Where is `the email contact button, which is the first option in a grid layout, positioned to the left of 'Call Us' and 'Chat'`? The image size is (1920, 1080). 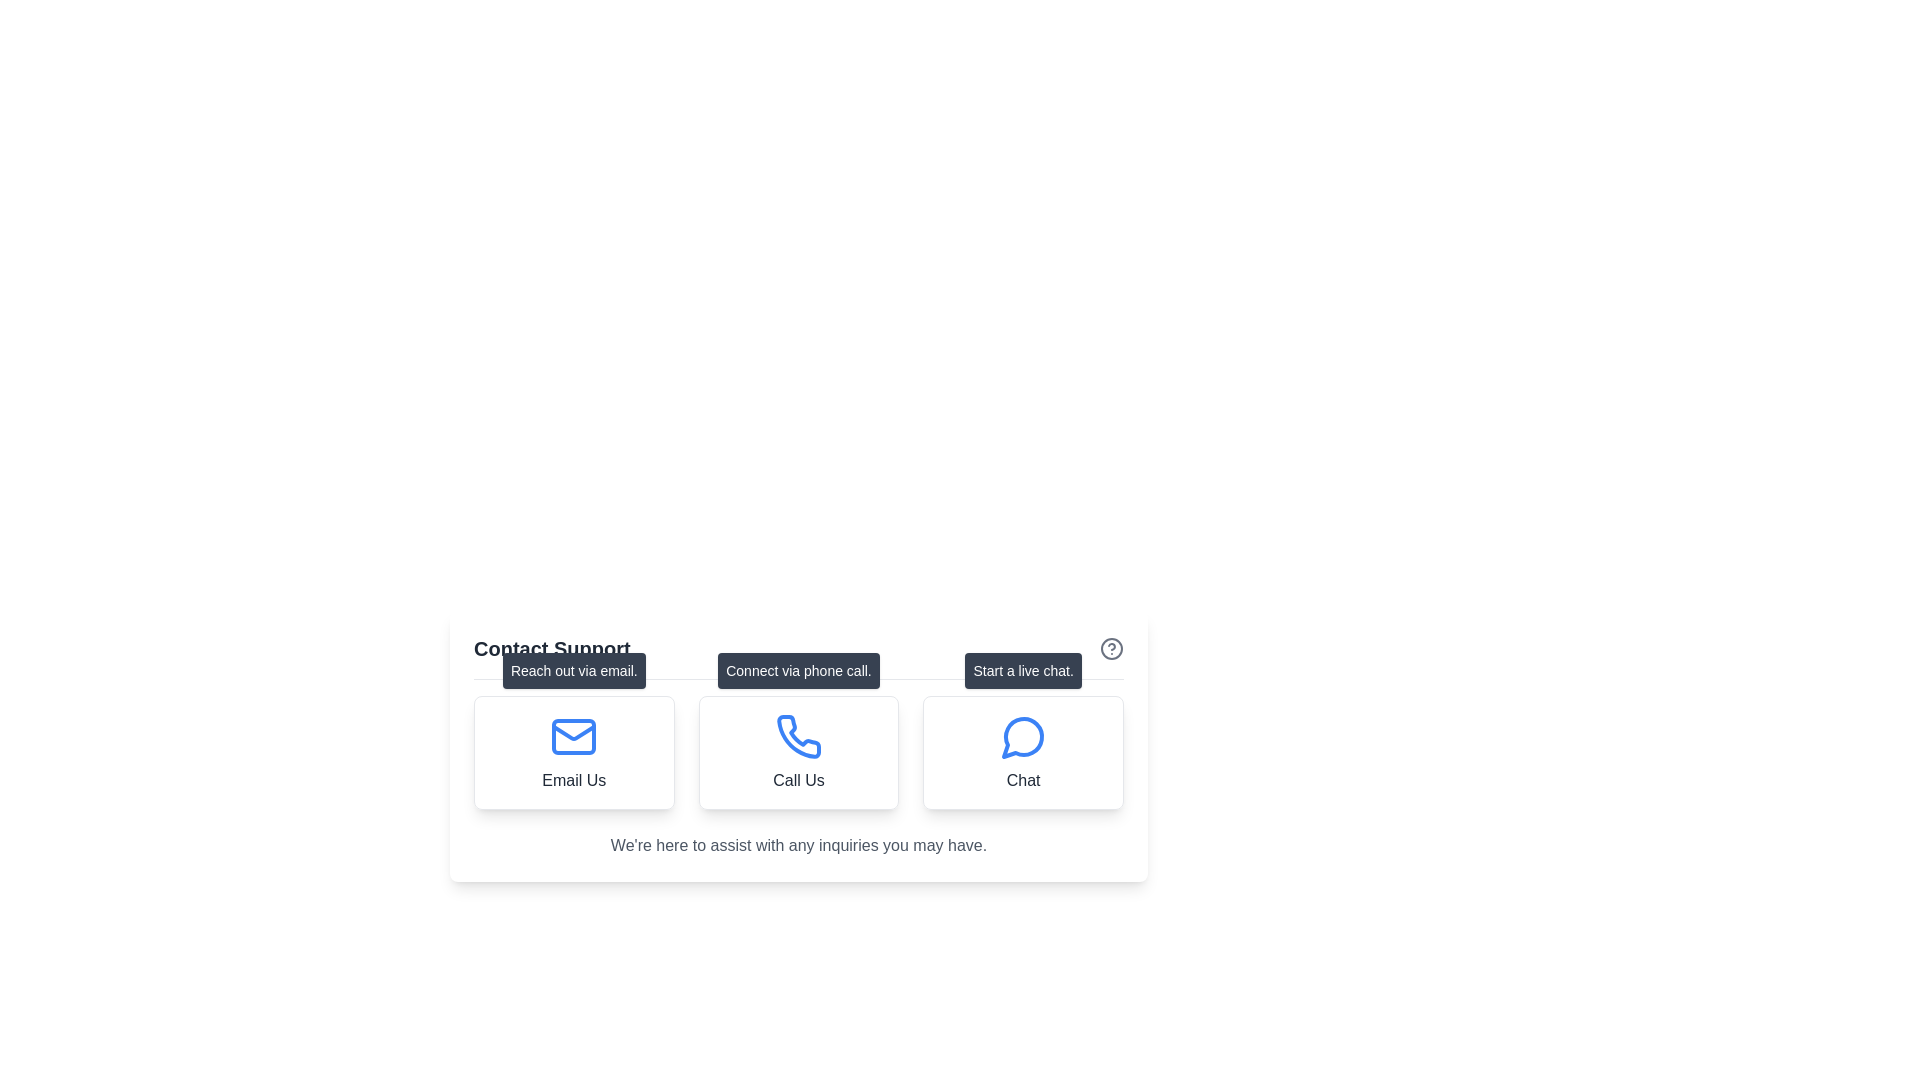
the email contact button, which is the first option in a grid layout, positioned to the left of 'Call Us' and 'Chat' is located at coordinates (573, 752).